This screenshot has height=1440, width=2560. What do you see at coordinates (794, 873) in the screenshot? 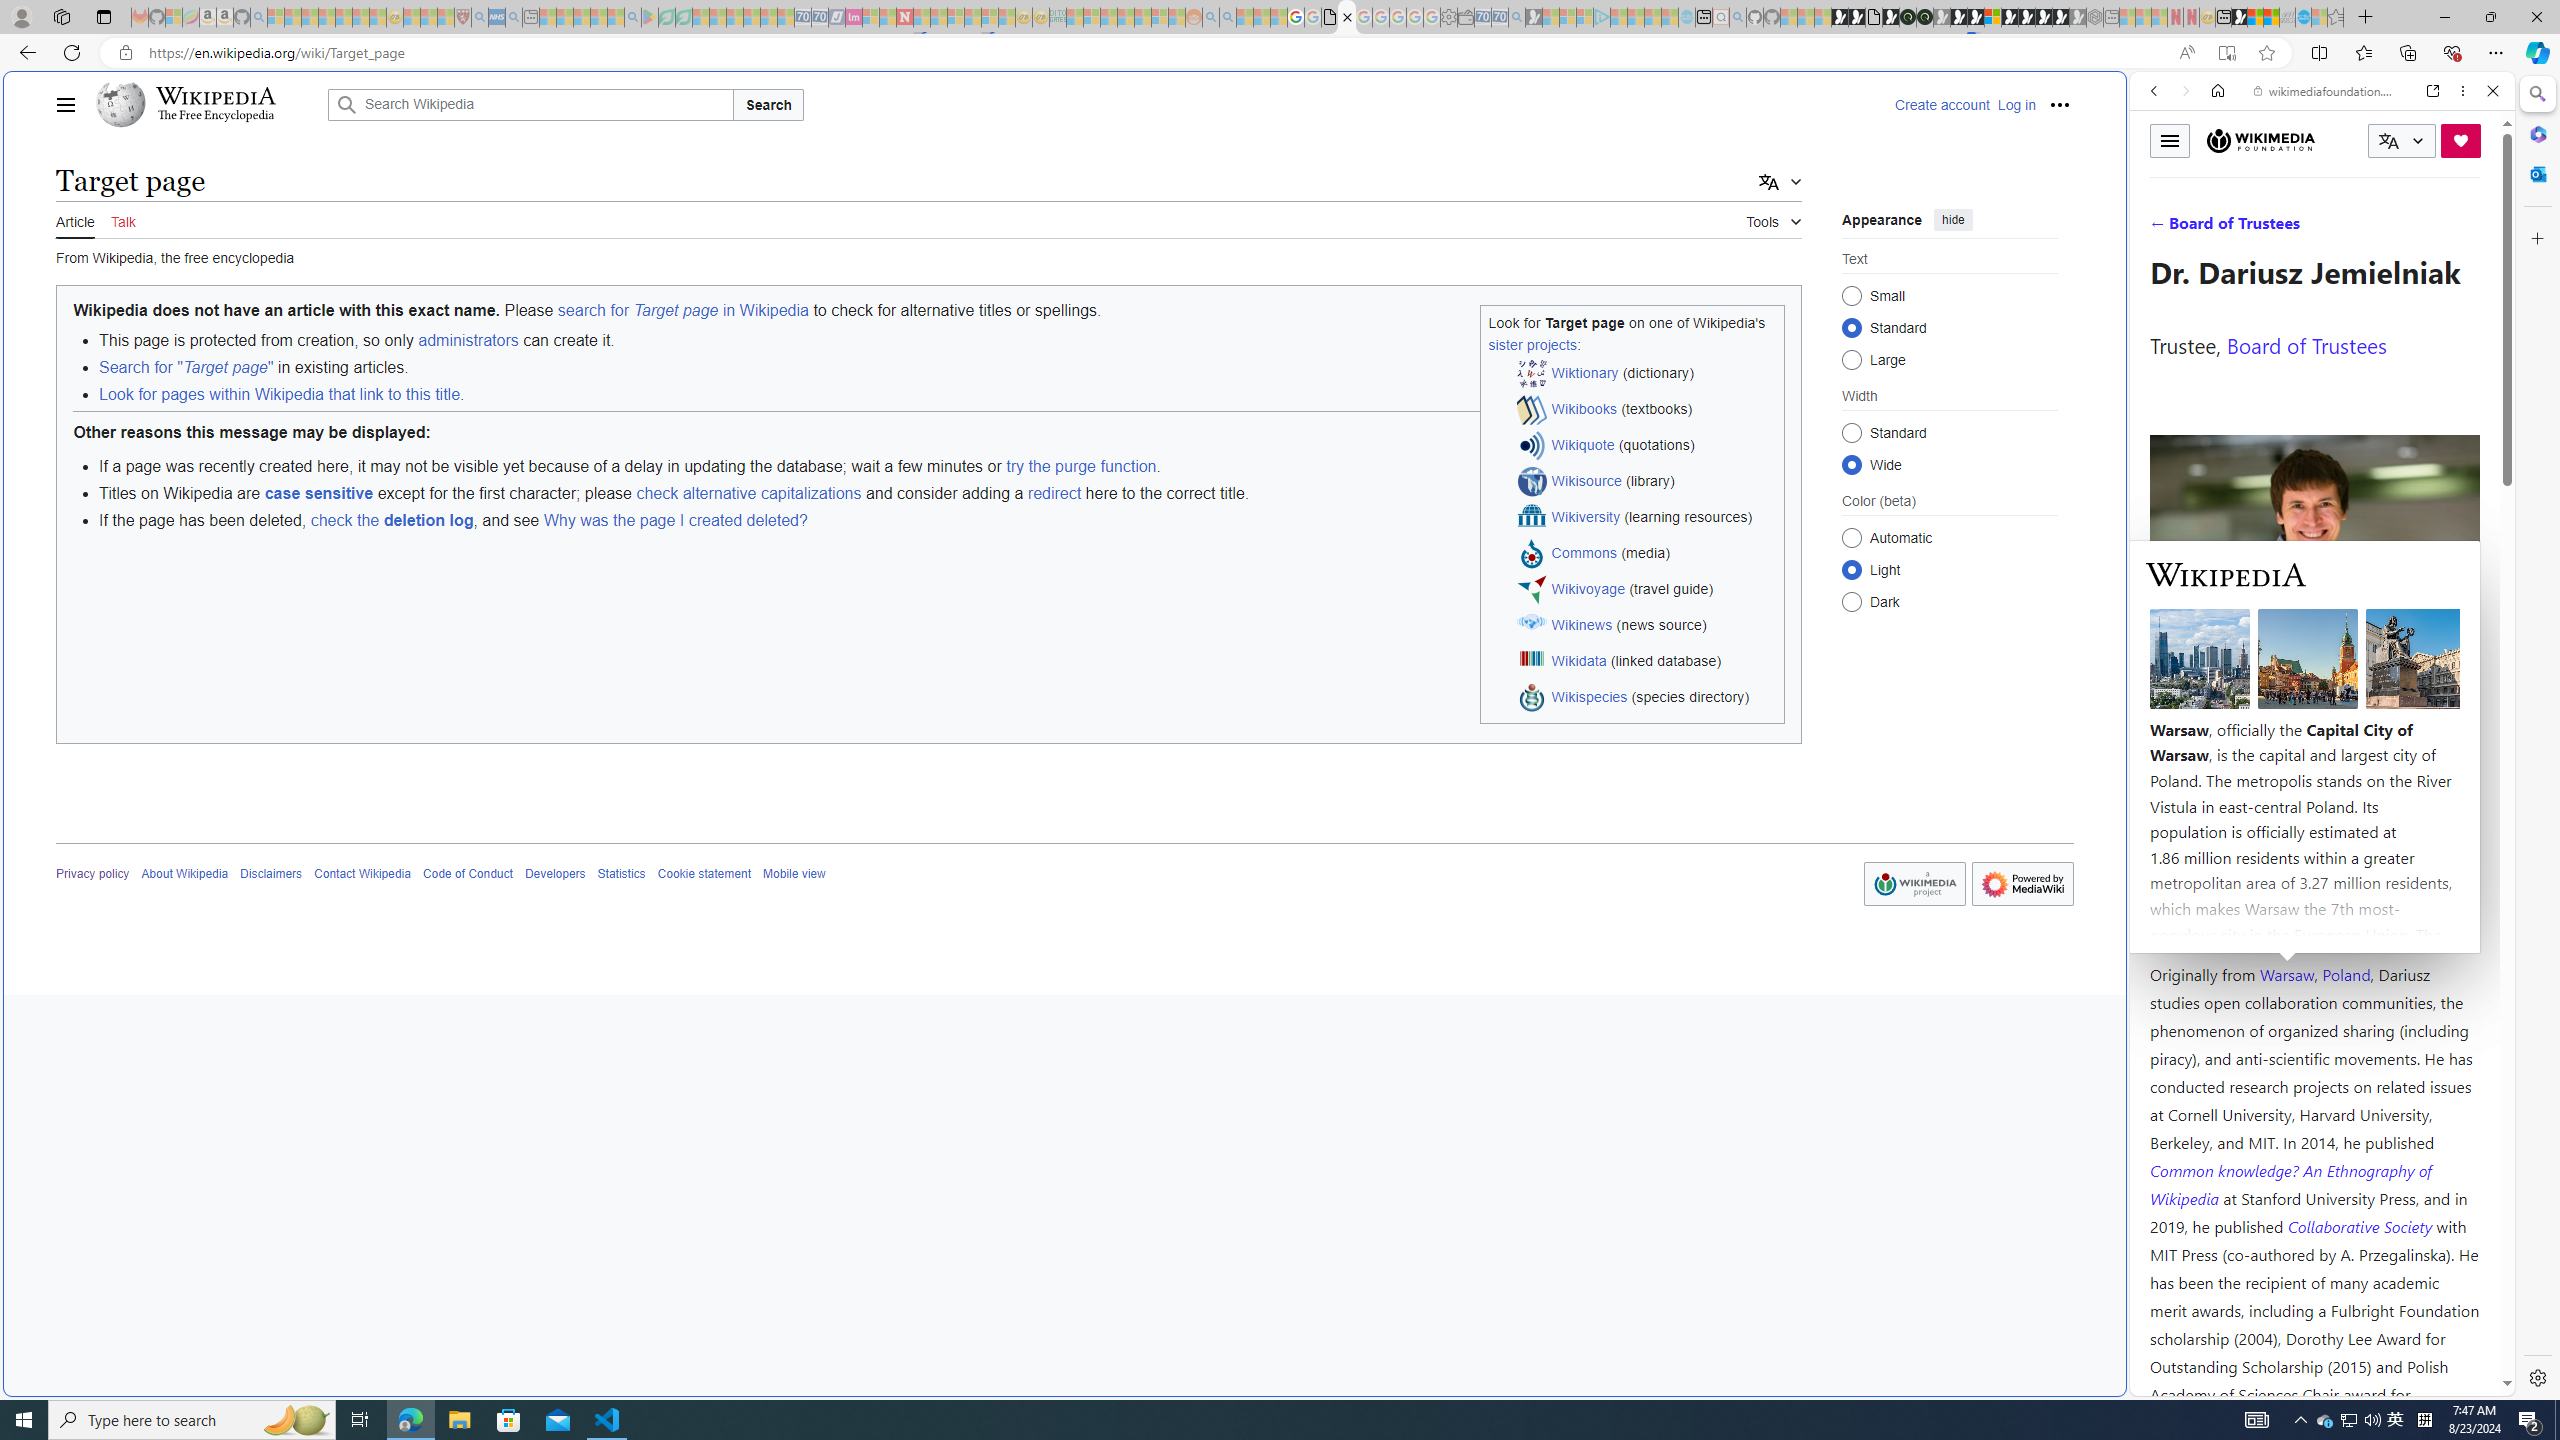
I see `'Mobile view'` at bounding box center [794, 873].